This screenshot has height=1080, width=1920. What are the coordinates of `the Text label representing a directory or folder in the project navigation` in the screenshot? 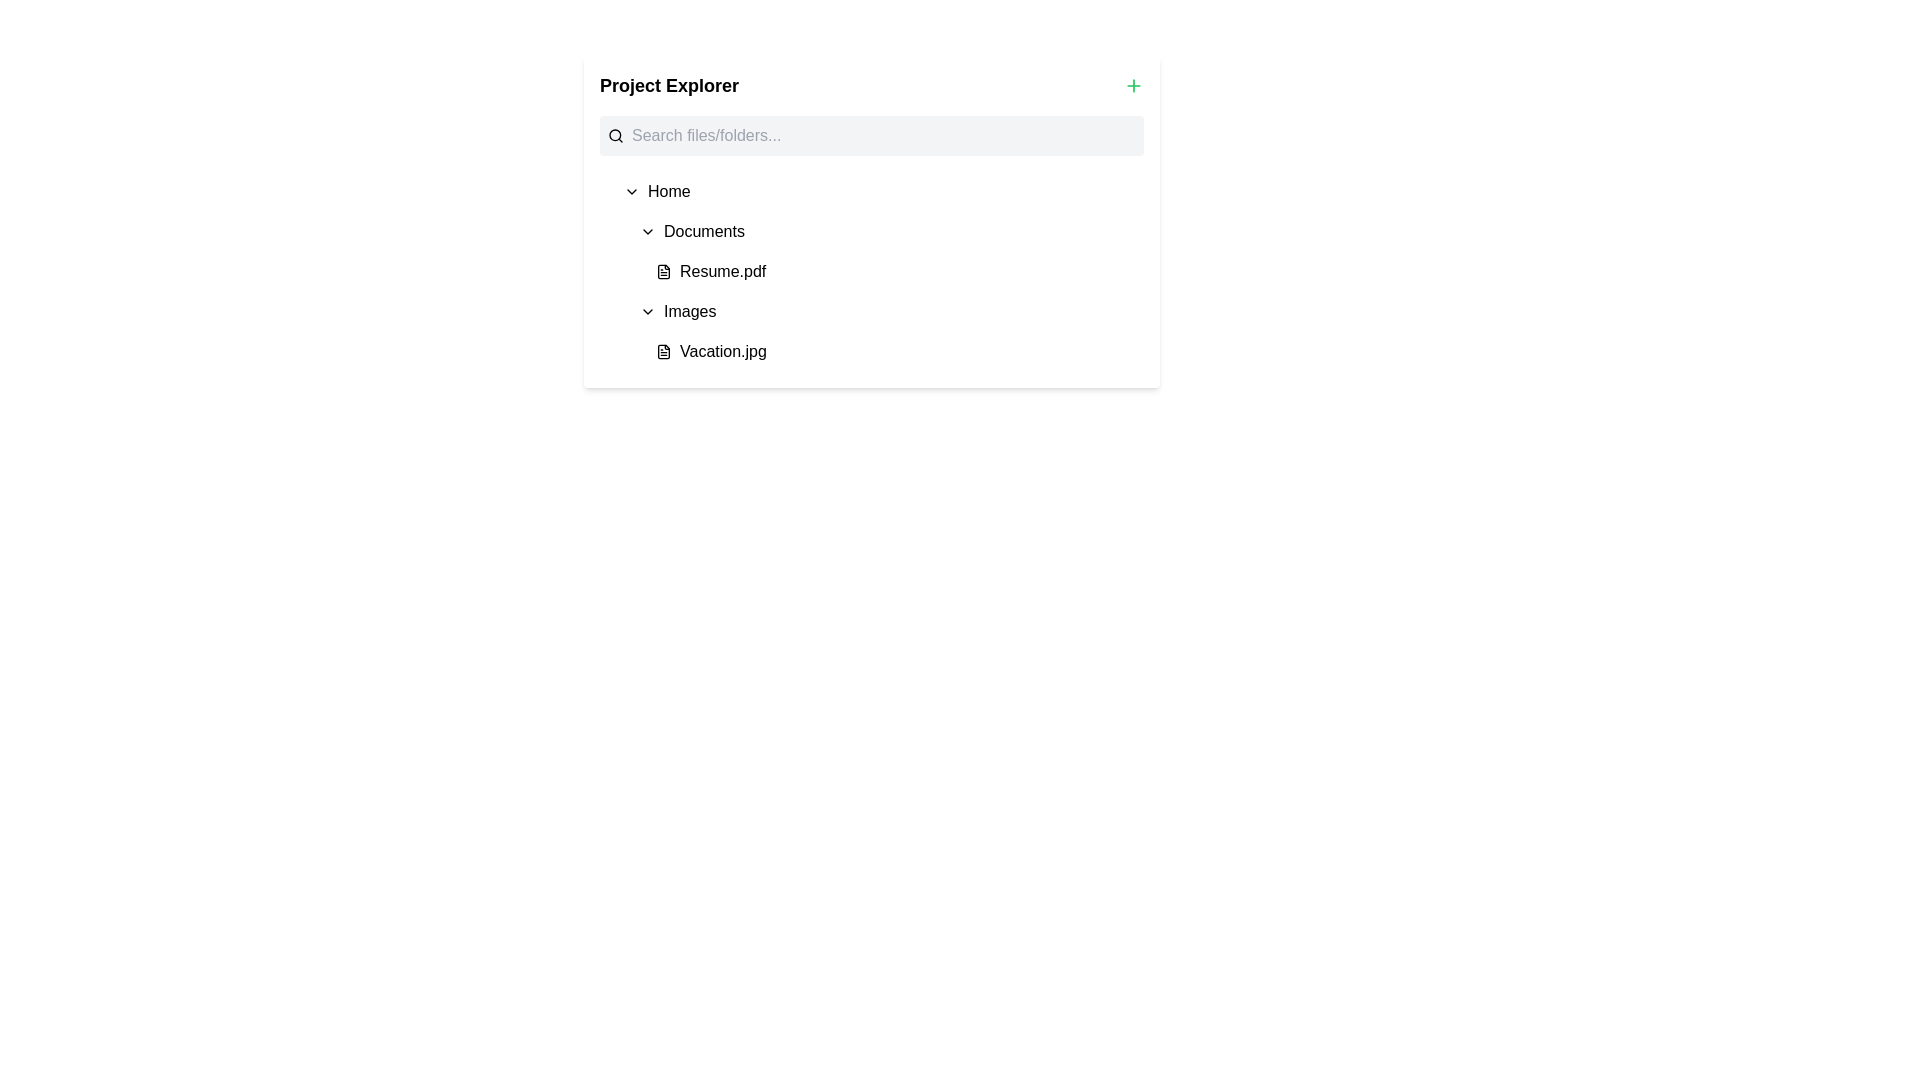 It's located at (704, 230).